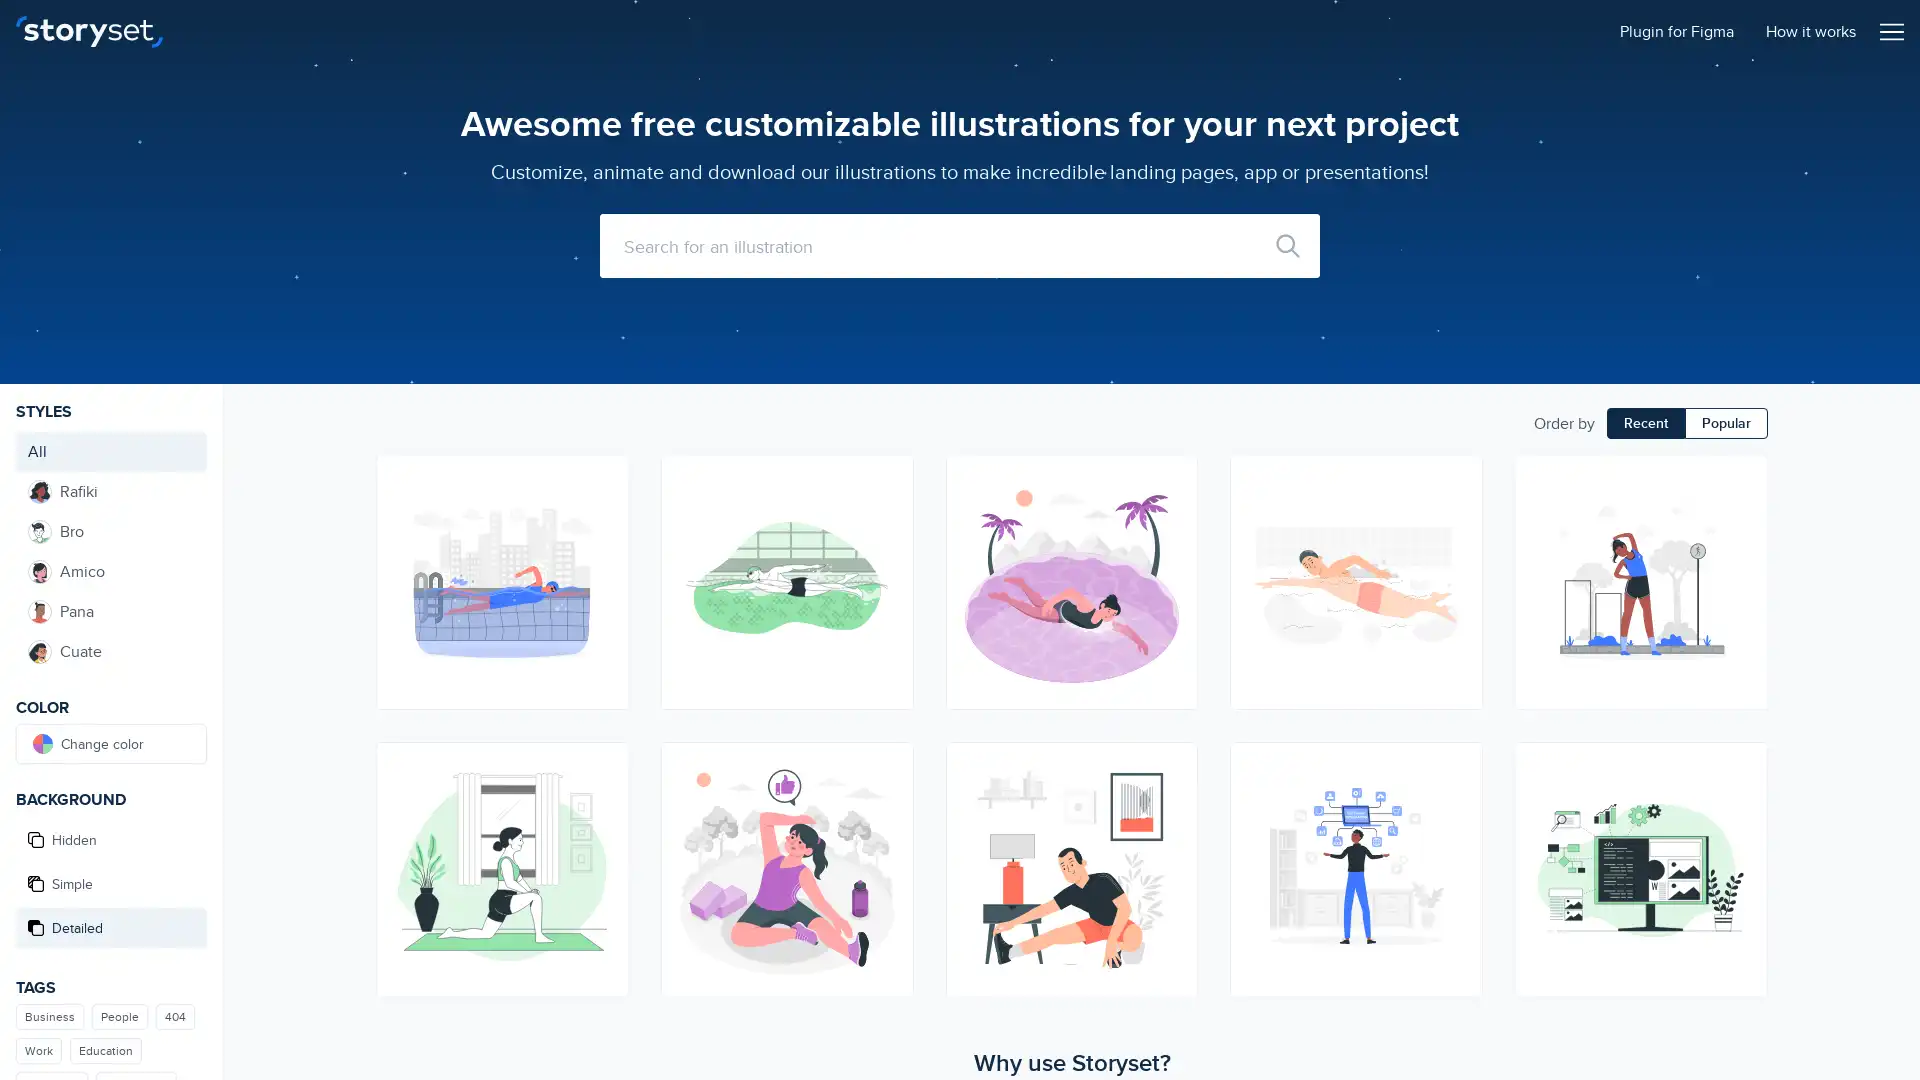 The height and width of the screenshot is (1080, 1920). What do you see at coordinates (1458, 479) in the screenshot?
I see `wand icon Animate` at bounding box center [1458, 479].